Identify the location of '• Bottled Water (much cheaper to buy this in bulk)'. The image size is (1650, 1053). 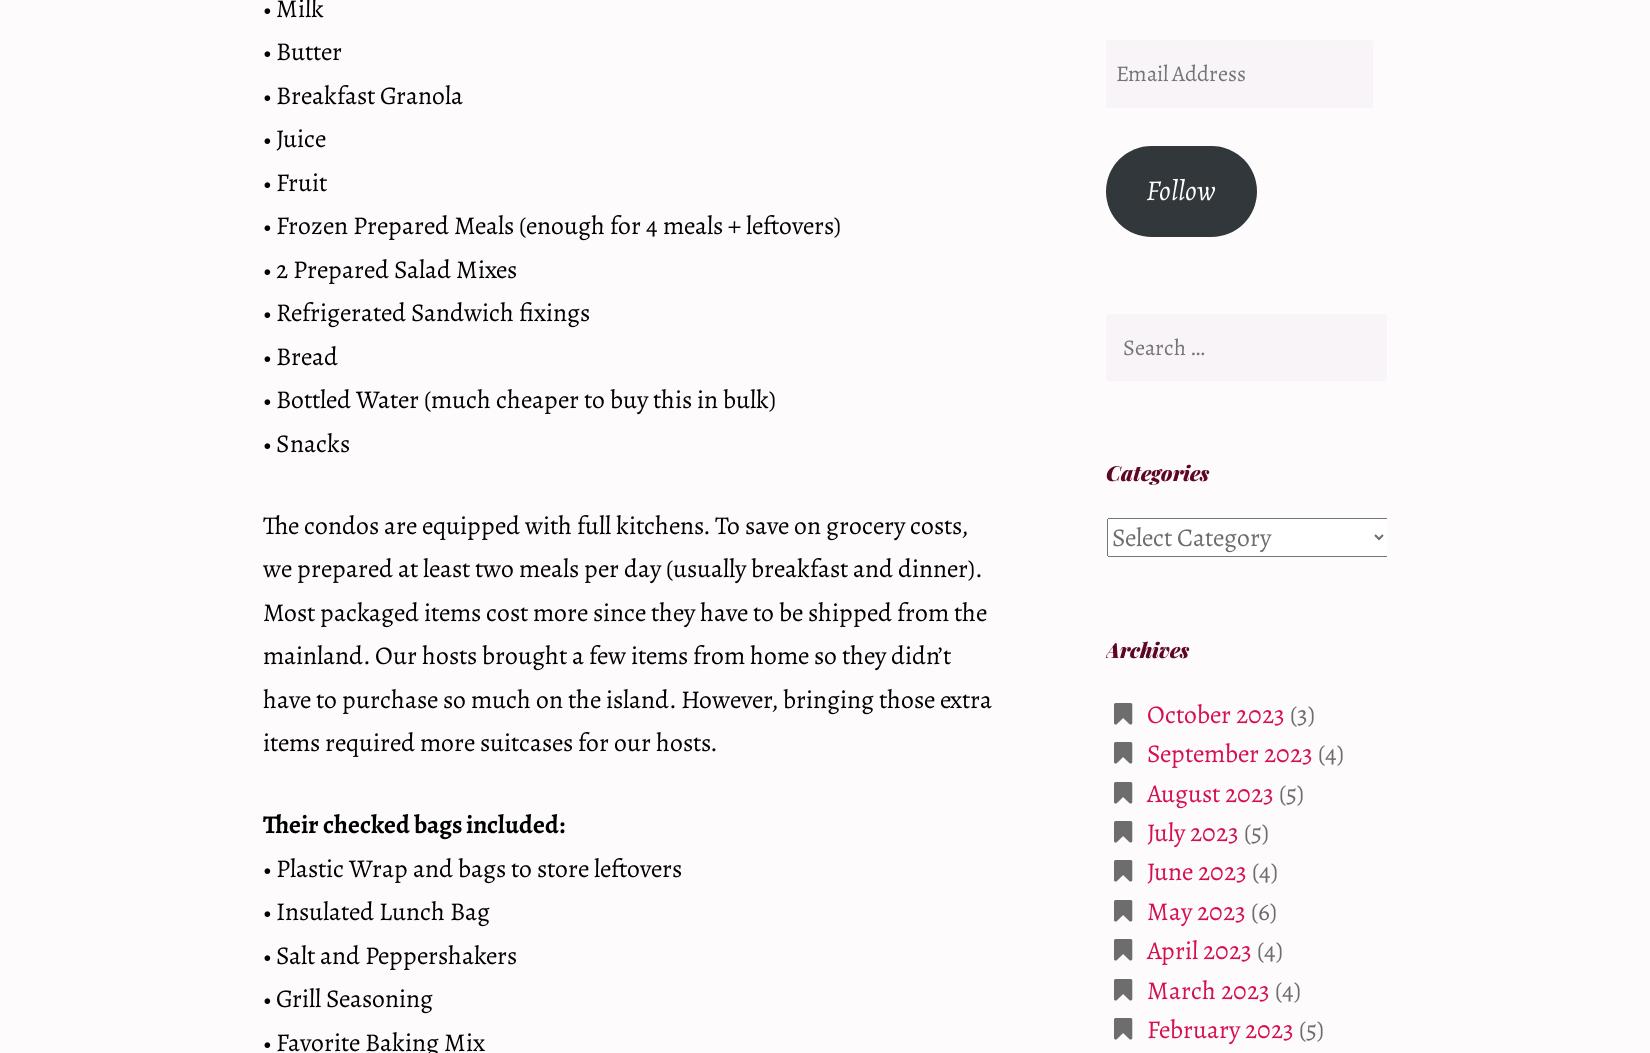
(518, 399).